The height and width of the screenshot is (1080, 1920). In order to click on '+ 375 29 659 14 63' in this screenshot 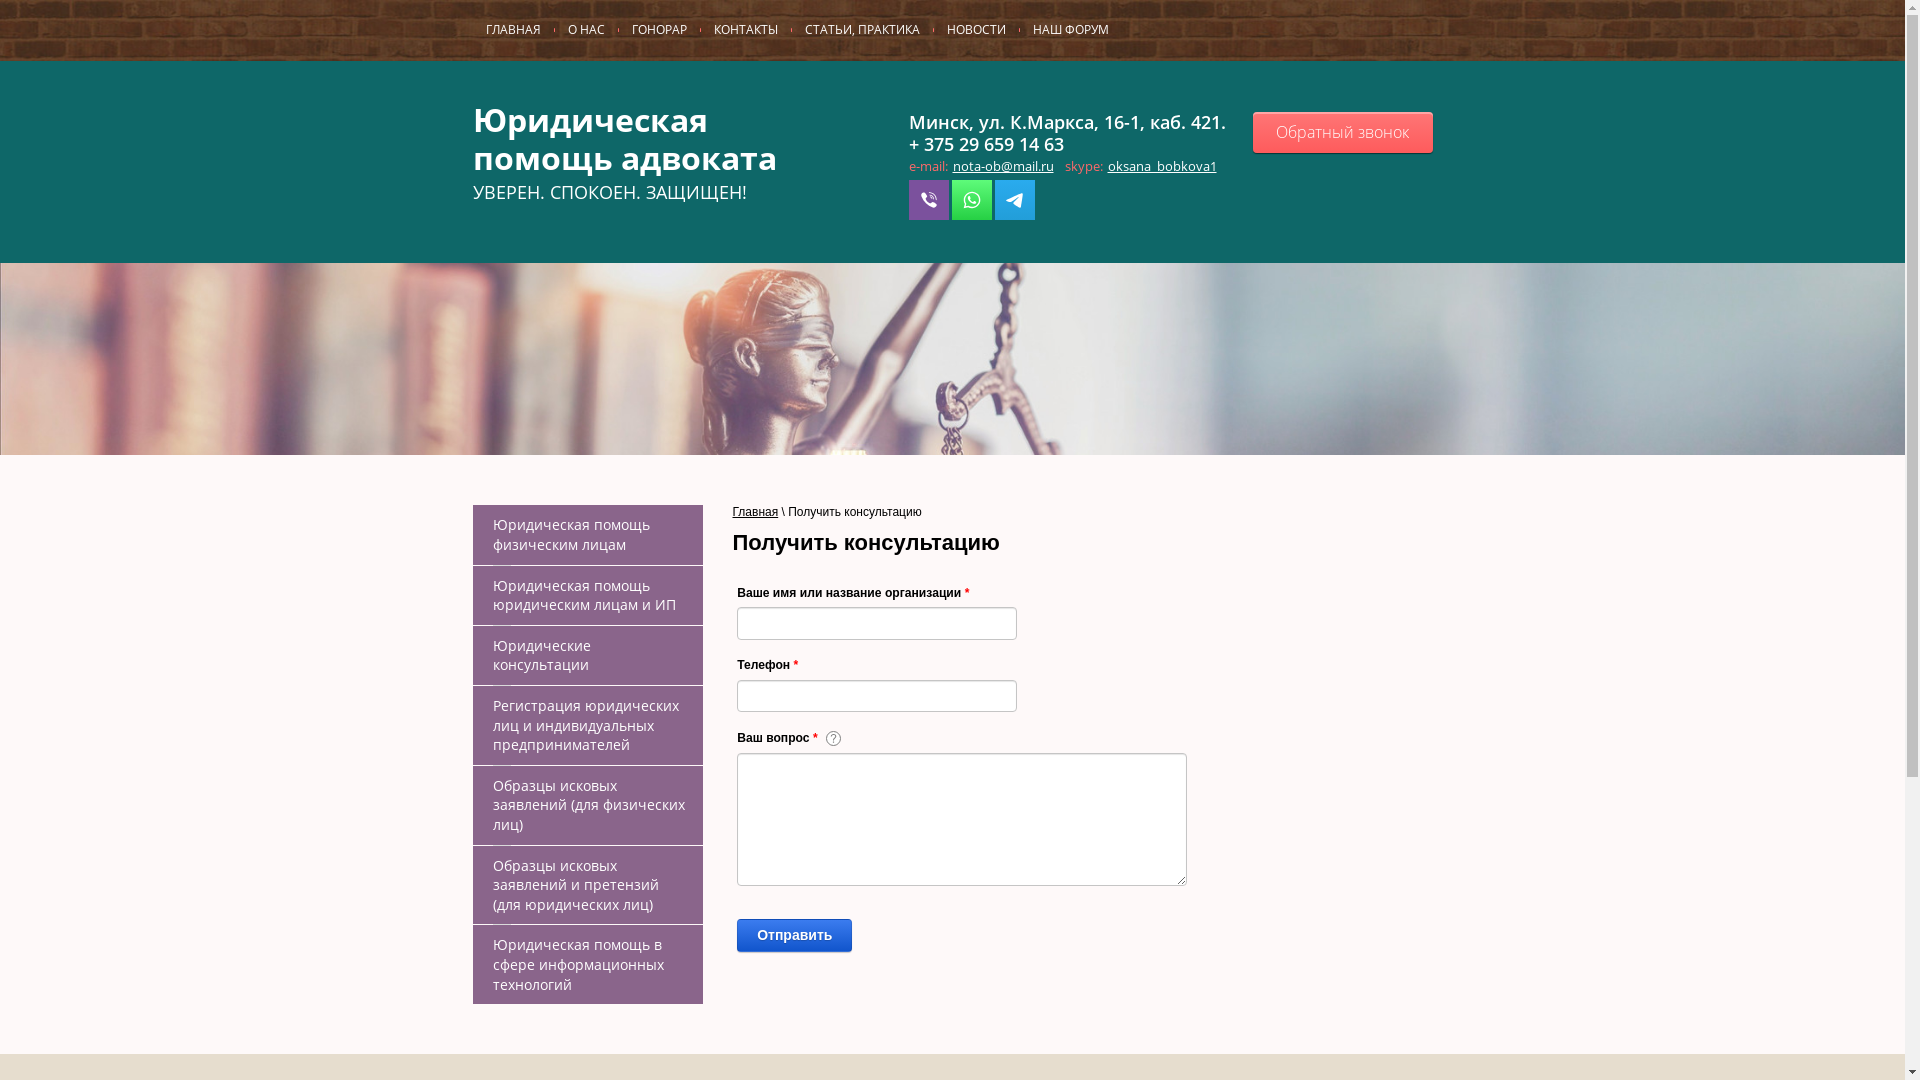, I will do `click(985, 142)`.